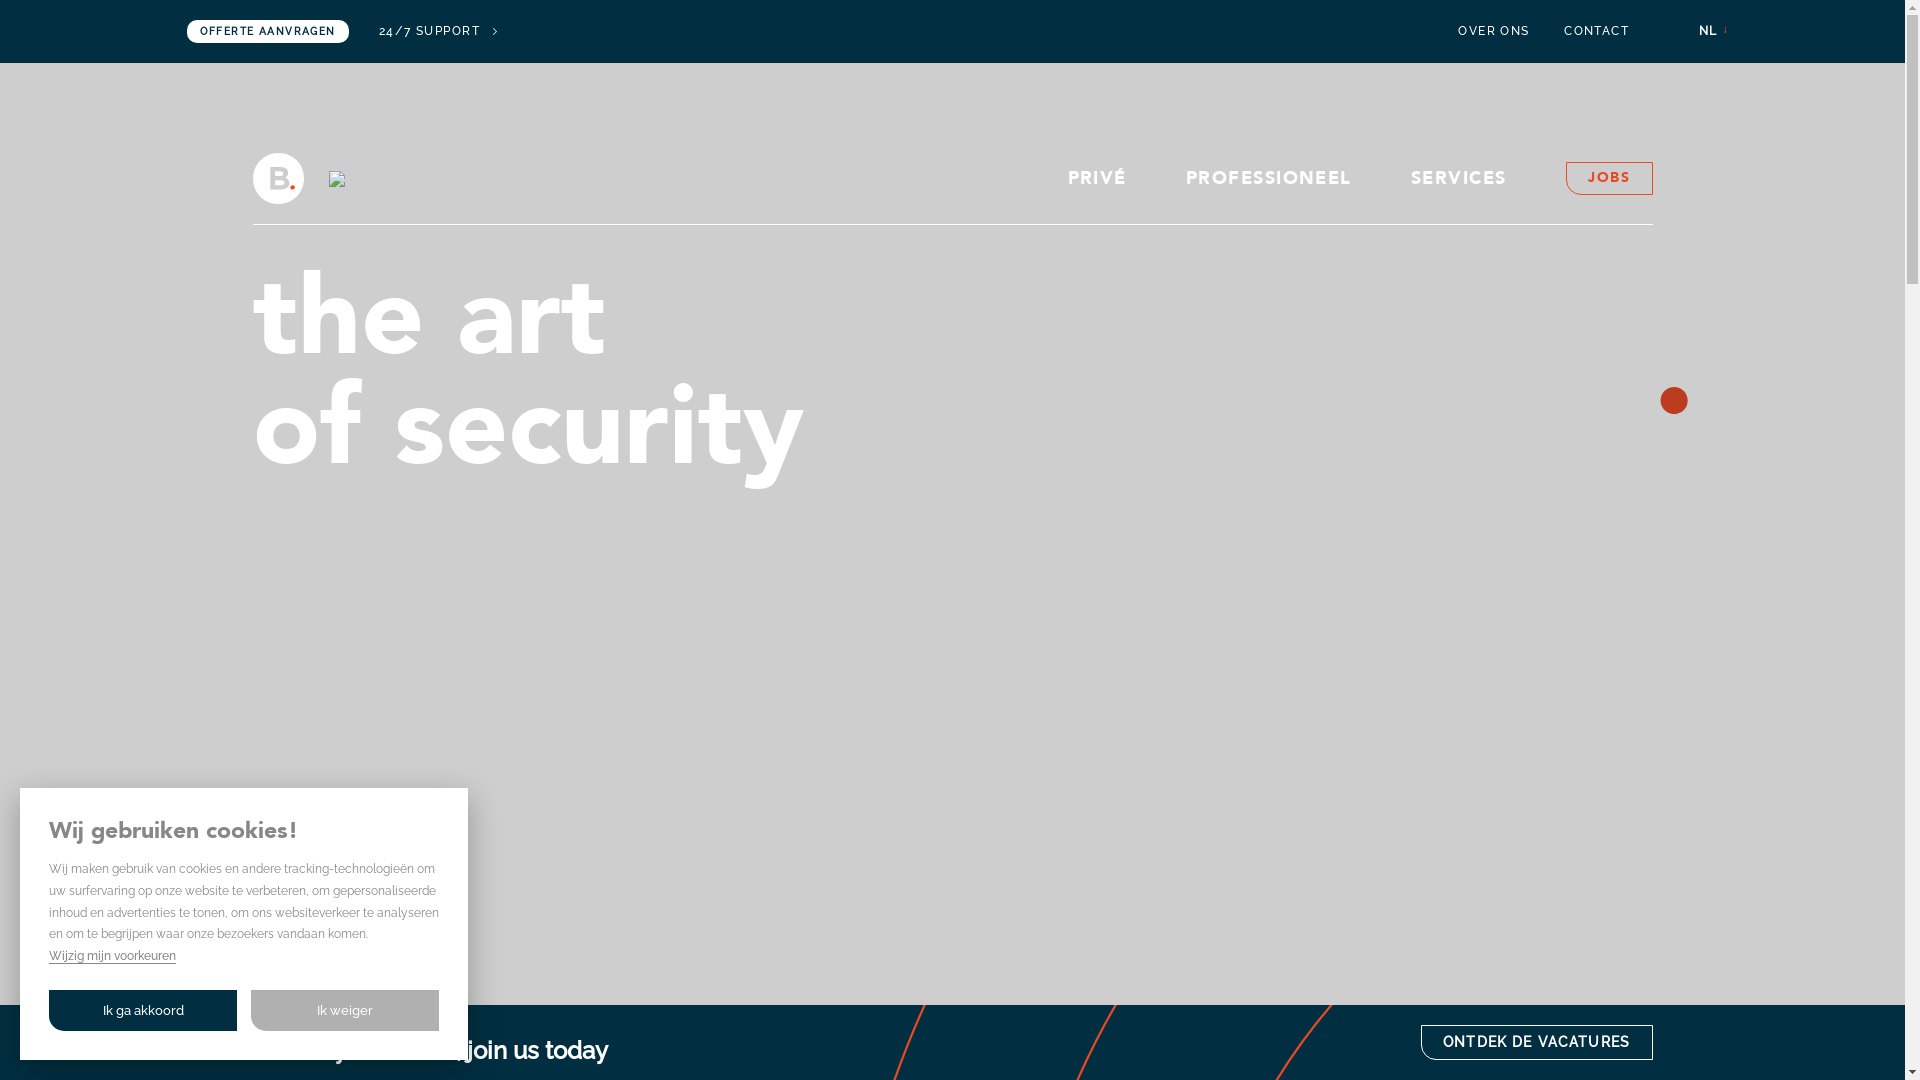  I want to click on 'OVER ONS', so click(1458, 31).